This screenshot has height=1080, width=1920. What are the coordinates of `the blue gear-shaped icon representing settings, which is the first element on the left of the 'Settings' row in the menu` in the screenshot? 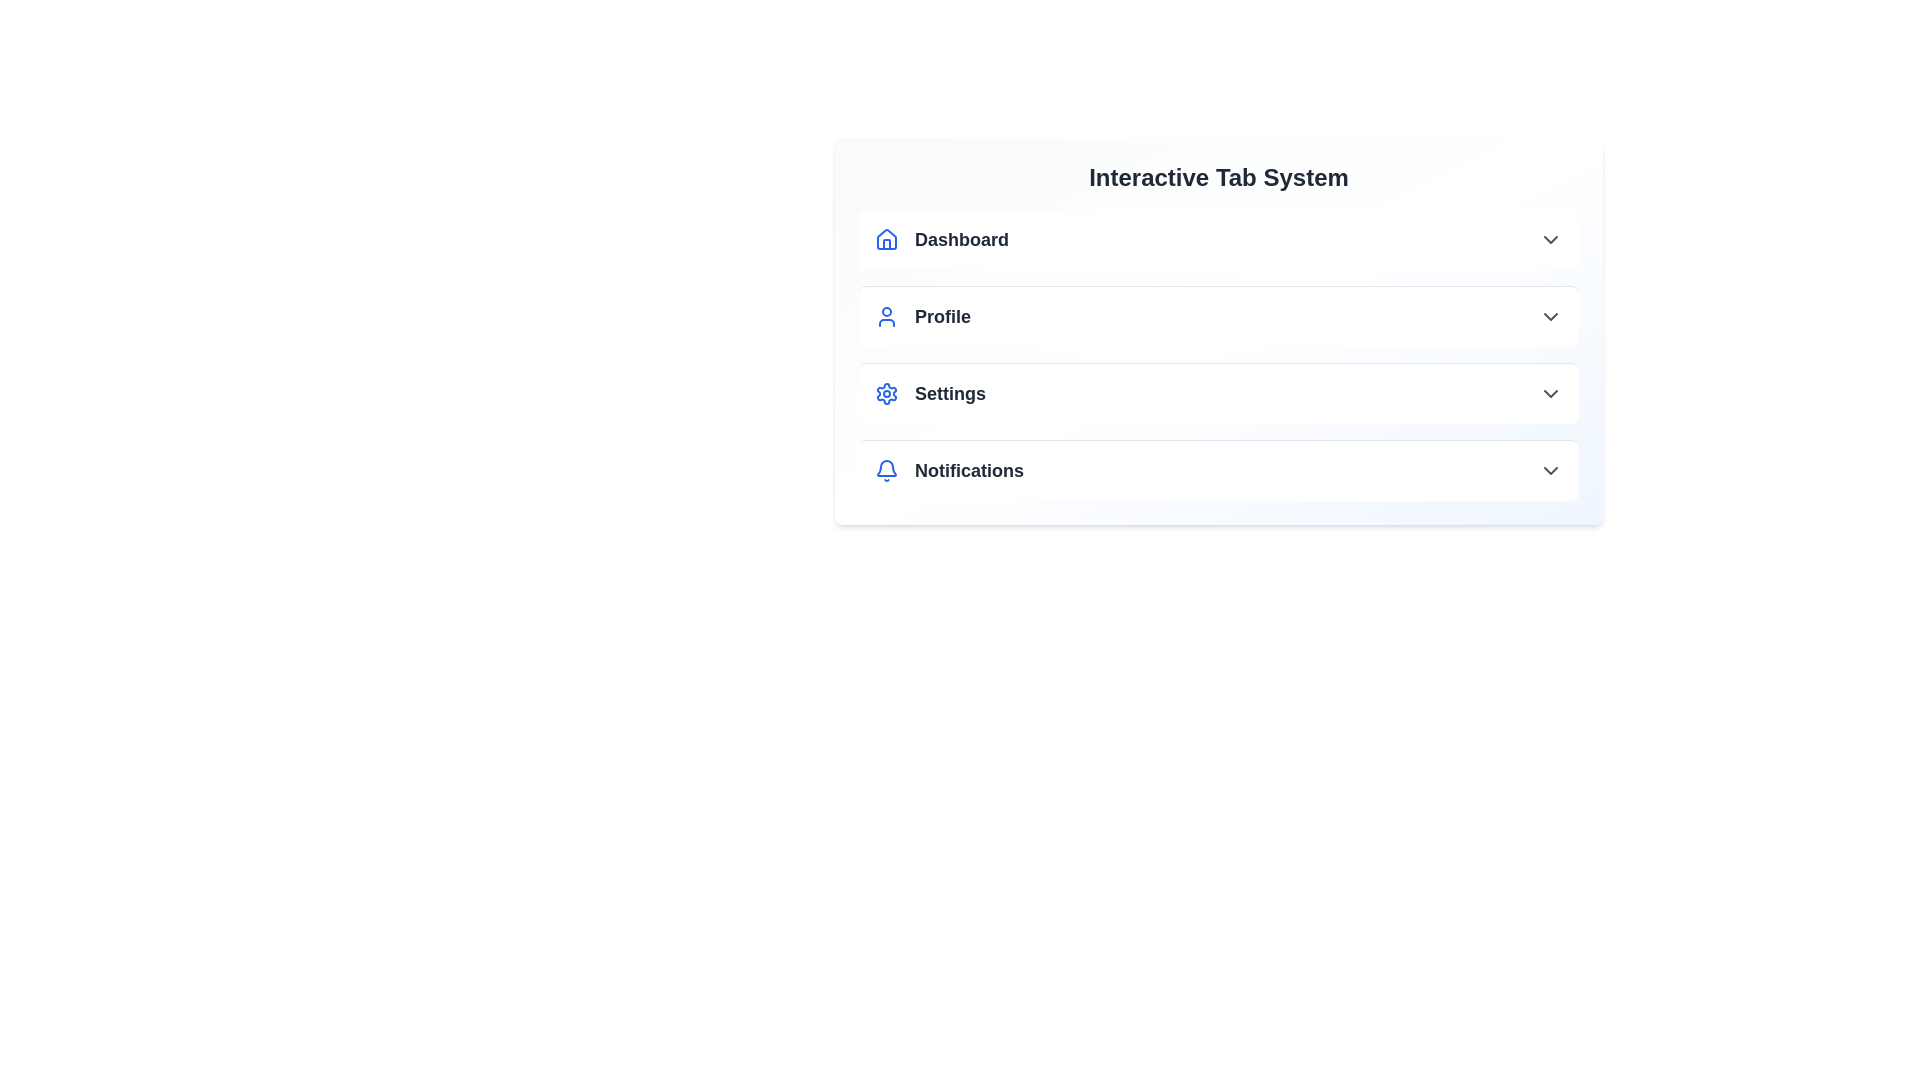 It's located at (886, 393).